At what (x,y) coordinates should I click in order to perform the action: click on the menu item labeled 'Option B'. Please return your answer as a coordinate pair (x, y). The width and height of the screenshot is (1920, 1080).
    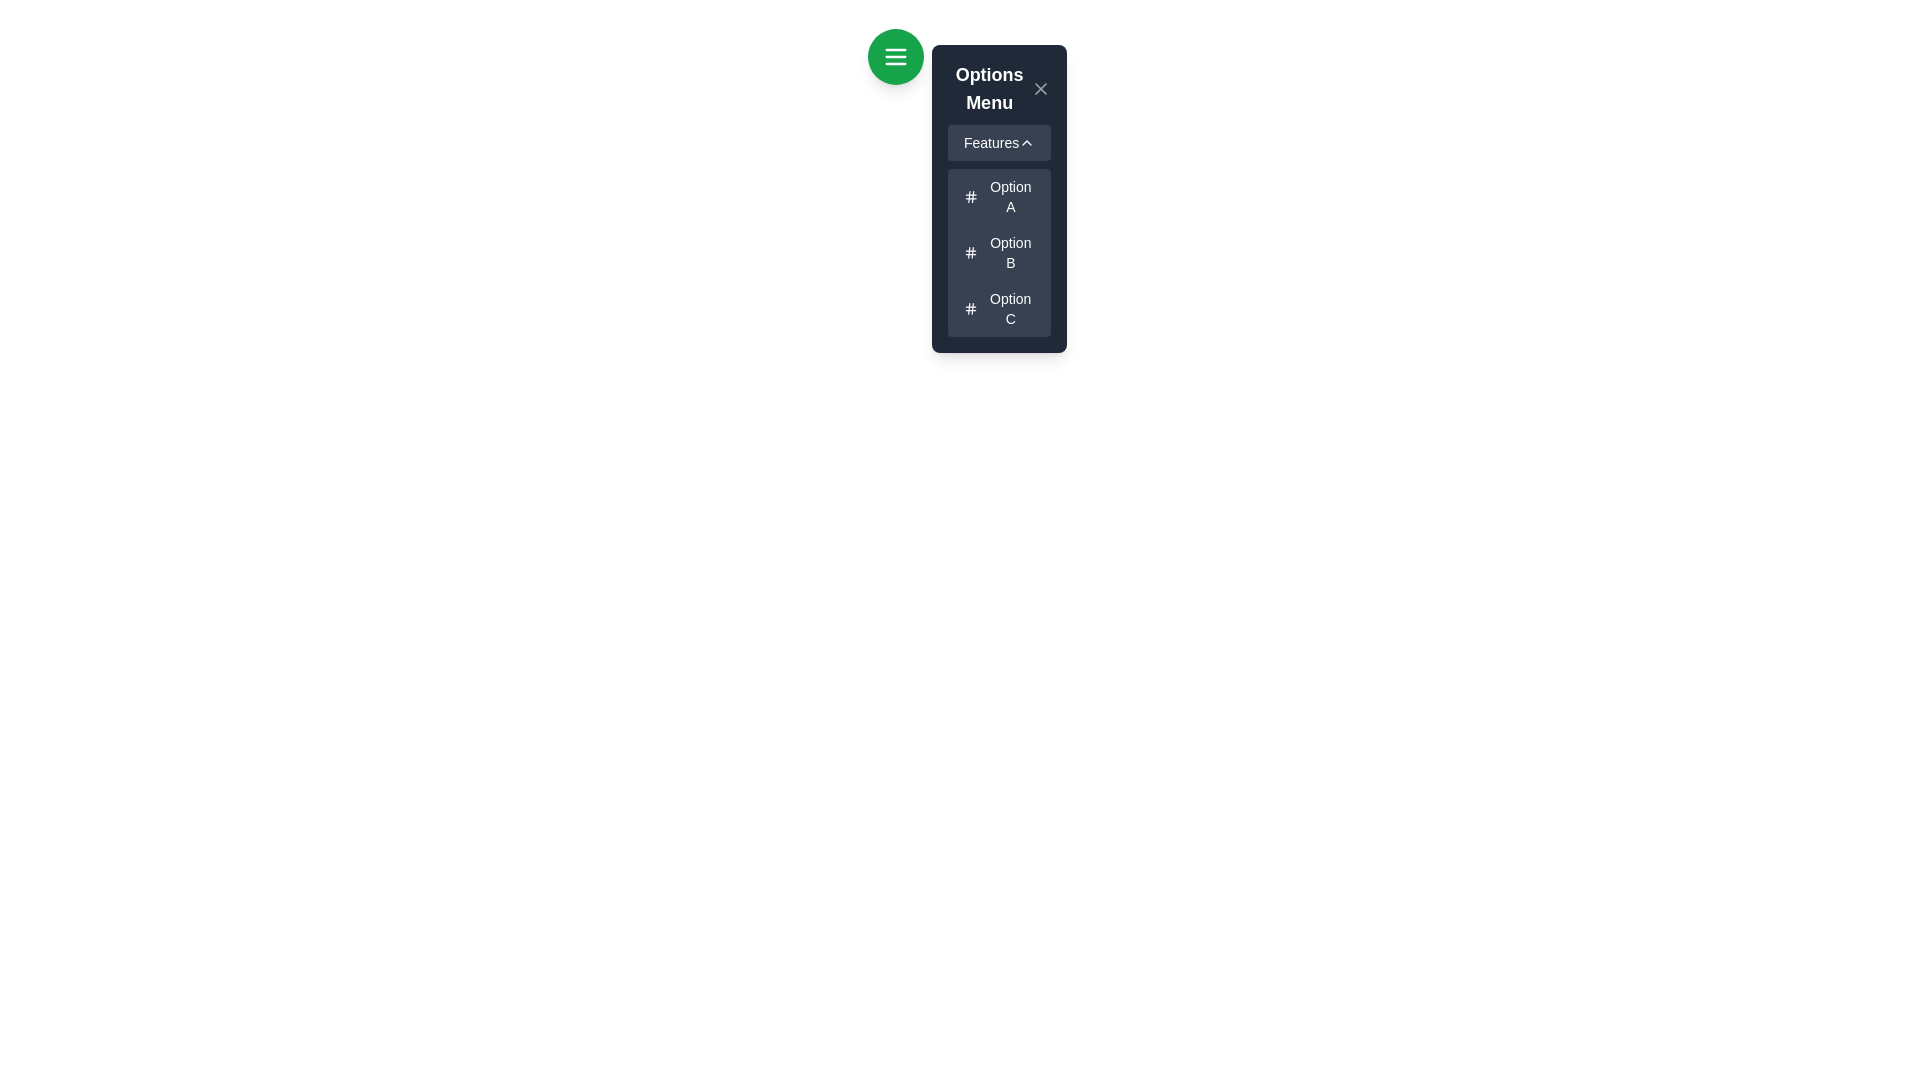
    Looking at the image, I should click on (999, 252).